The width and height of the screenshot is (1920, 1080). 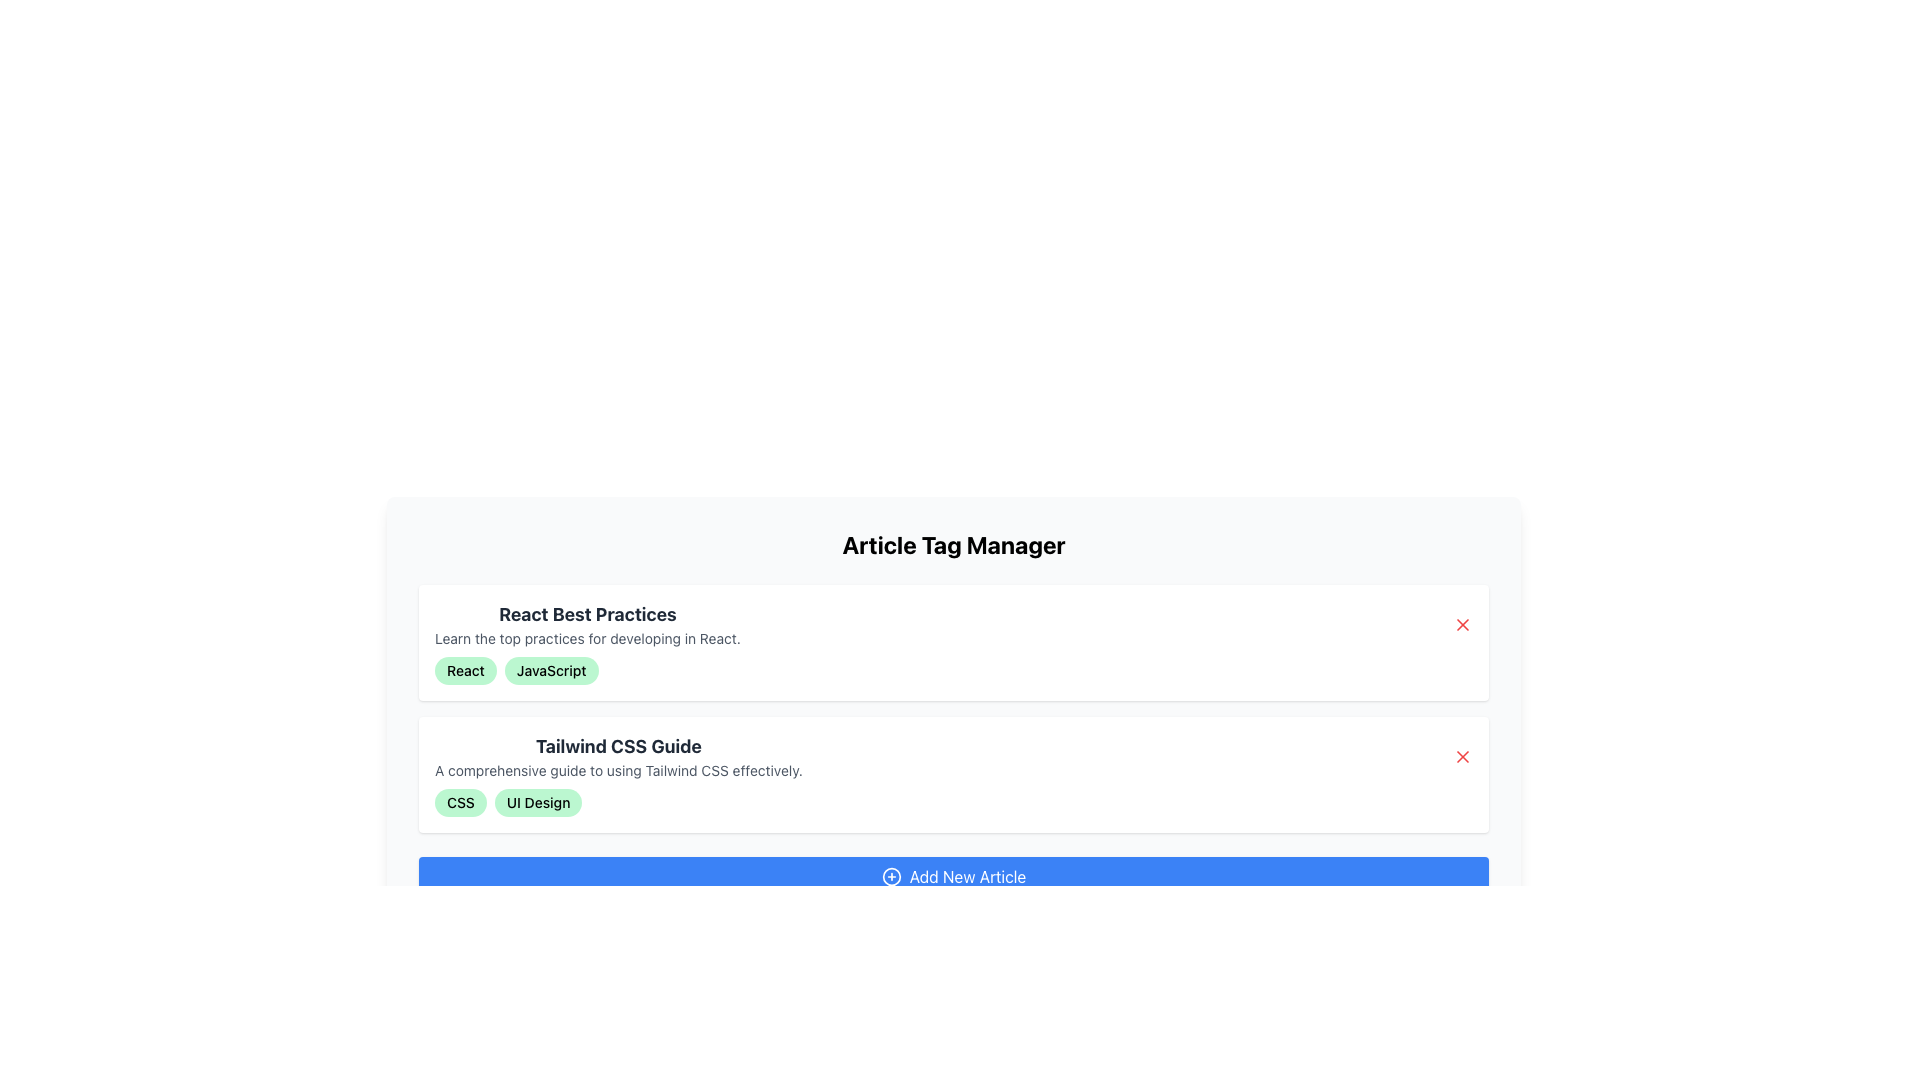 I want to click on the text display providing a brief description for the 'Tailwind CSS Guide' located directly beneath its header, so click(x=617, y=770).